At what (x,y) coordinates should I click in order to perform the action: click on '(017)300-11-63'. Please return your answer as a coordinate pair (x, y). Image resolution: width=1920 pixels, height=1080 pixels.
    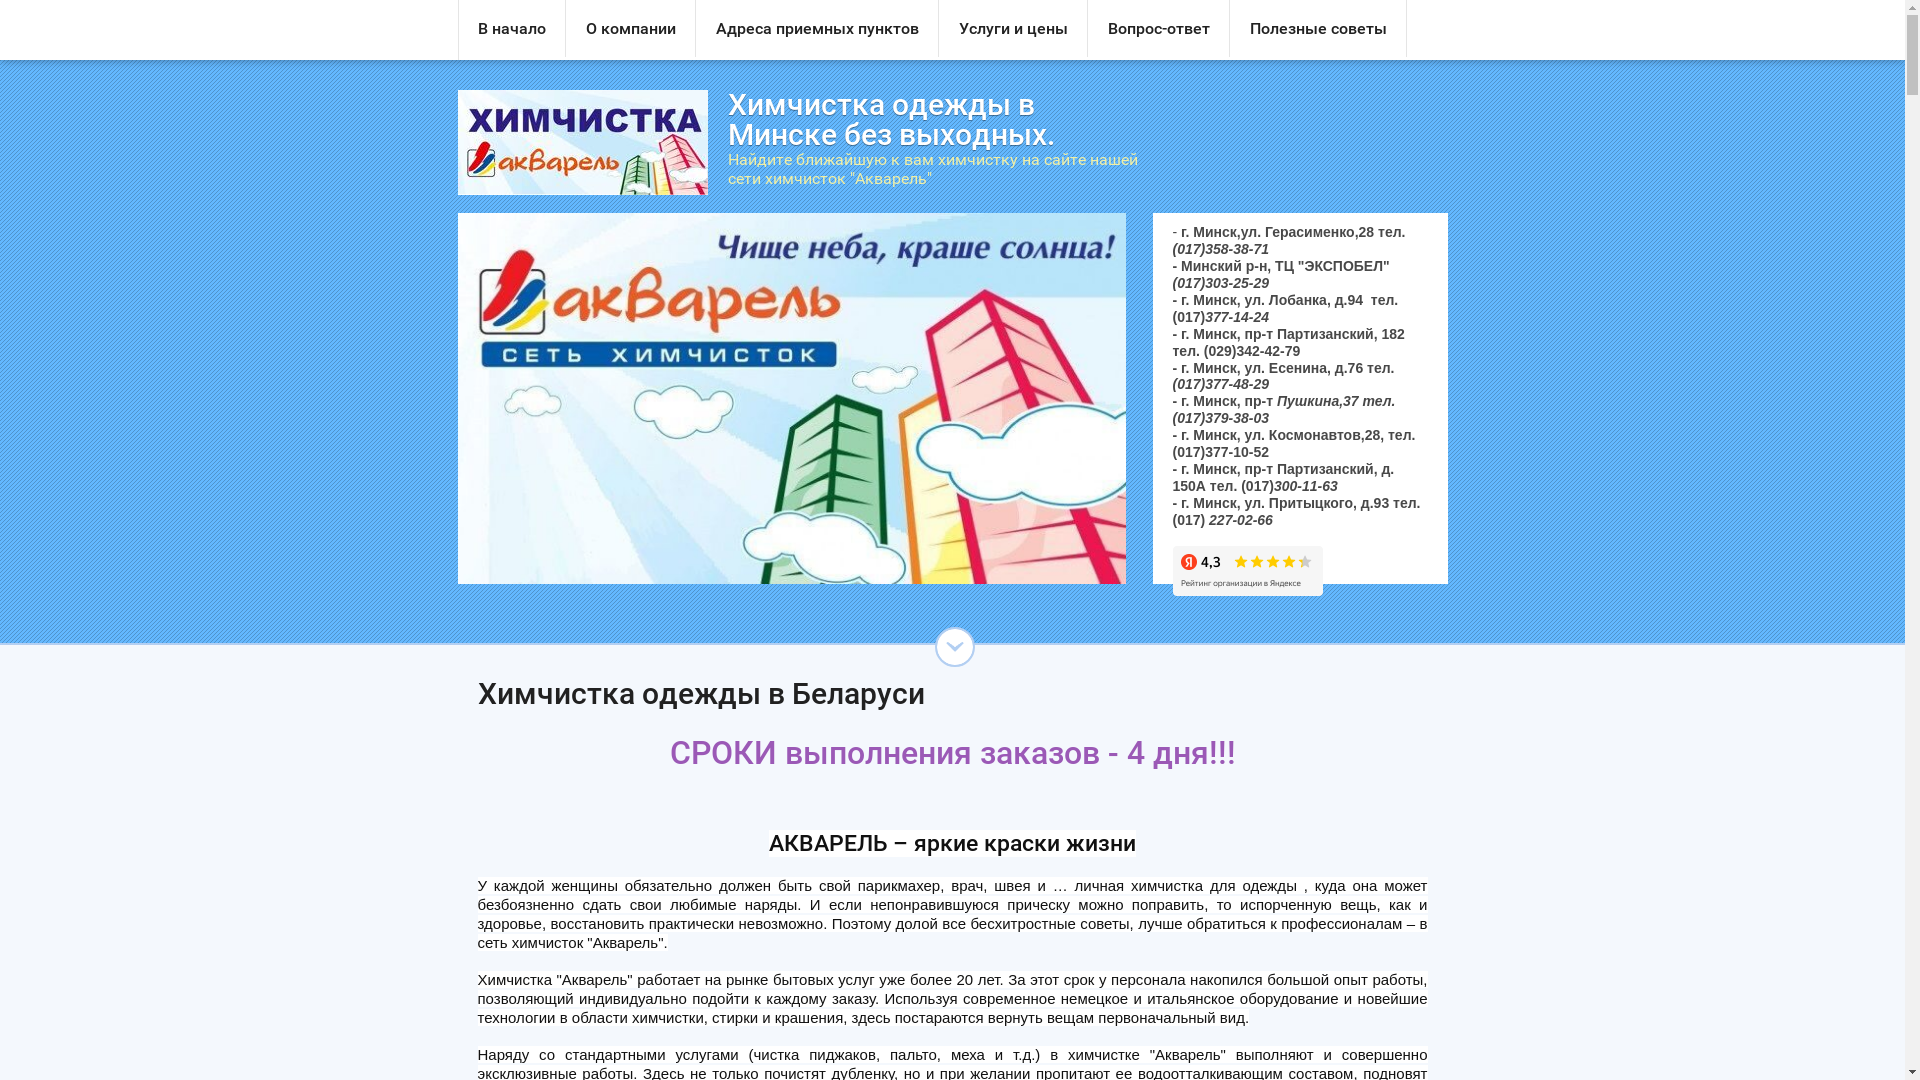
    Looking at the image, I should click on (1289, 486).